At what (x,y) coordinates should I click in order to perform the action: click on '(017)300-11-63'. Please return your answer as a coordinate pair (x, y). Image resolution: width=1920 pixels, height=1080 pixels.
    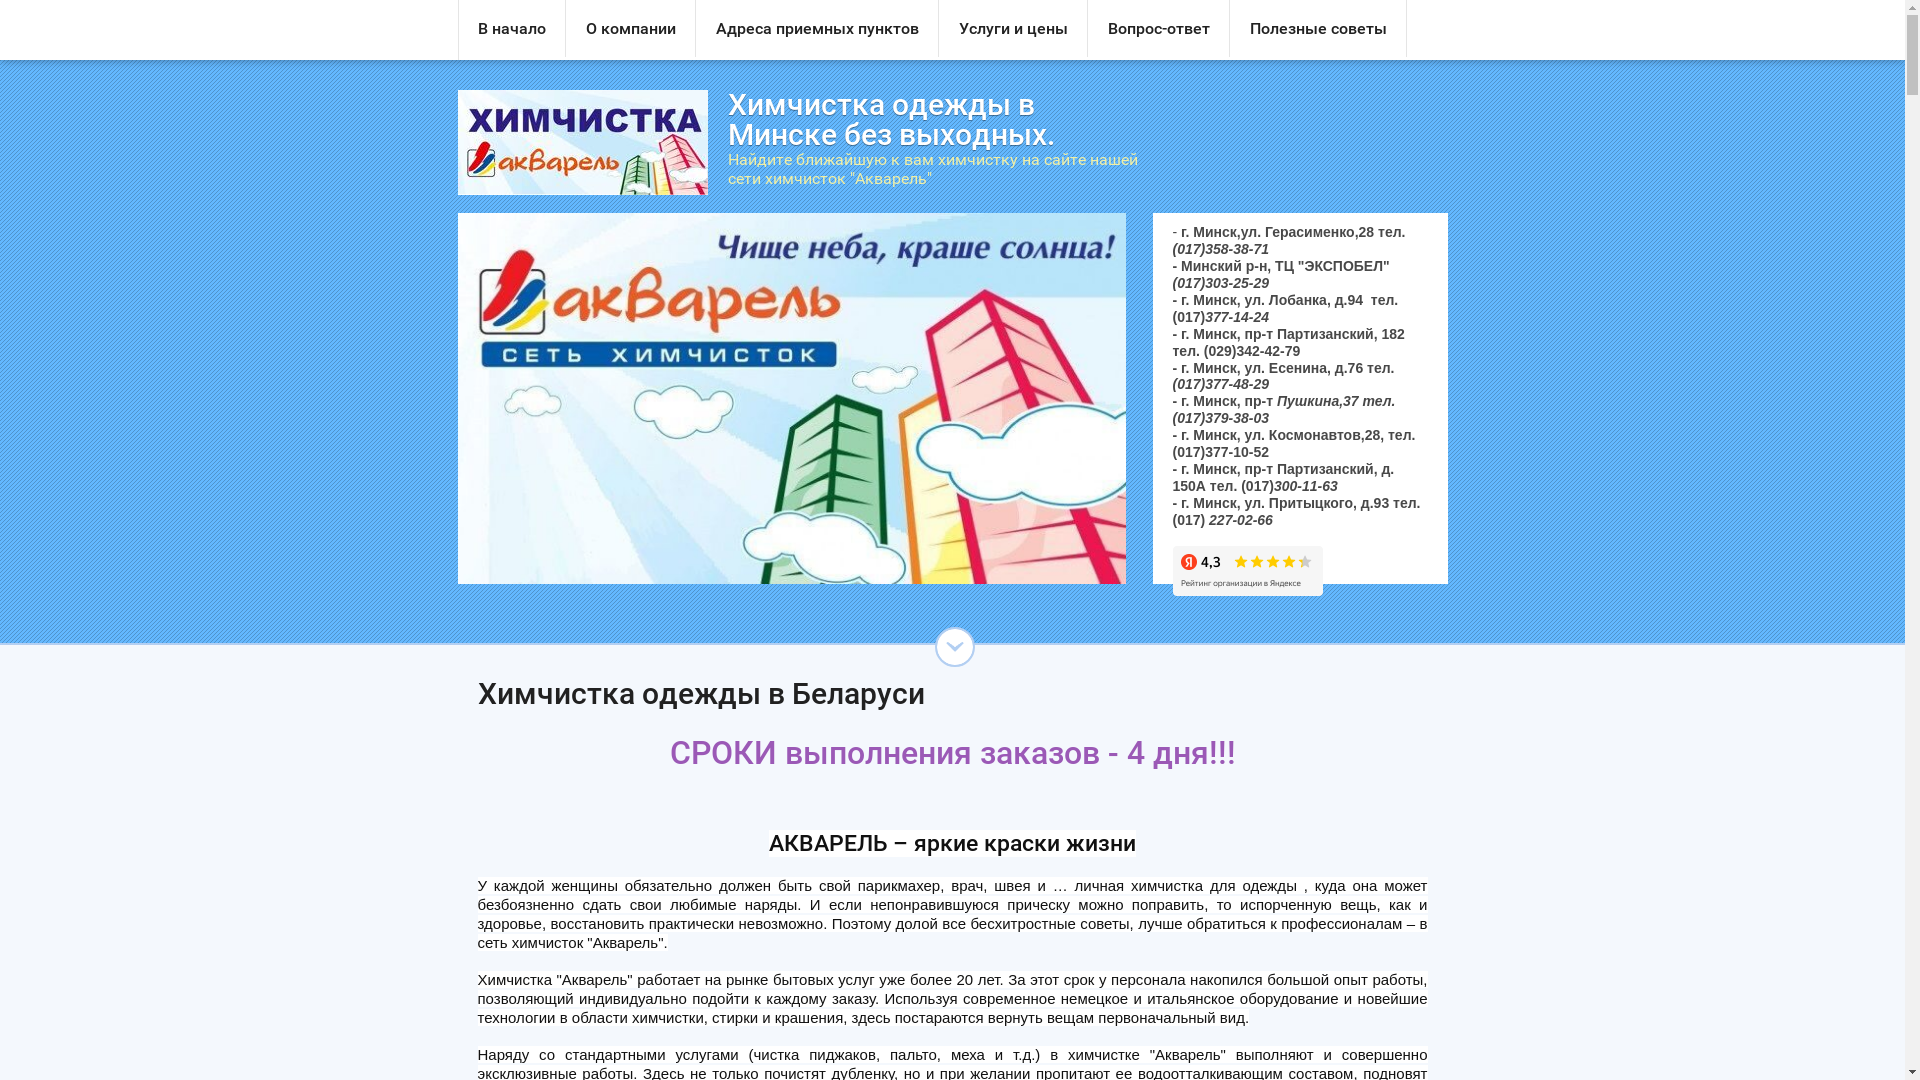
    Looking at the image, I should click on (1289, 486).